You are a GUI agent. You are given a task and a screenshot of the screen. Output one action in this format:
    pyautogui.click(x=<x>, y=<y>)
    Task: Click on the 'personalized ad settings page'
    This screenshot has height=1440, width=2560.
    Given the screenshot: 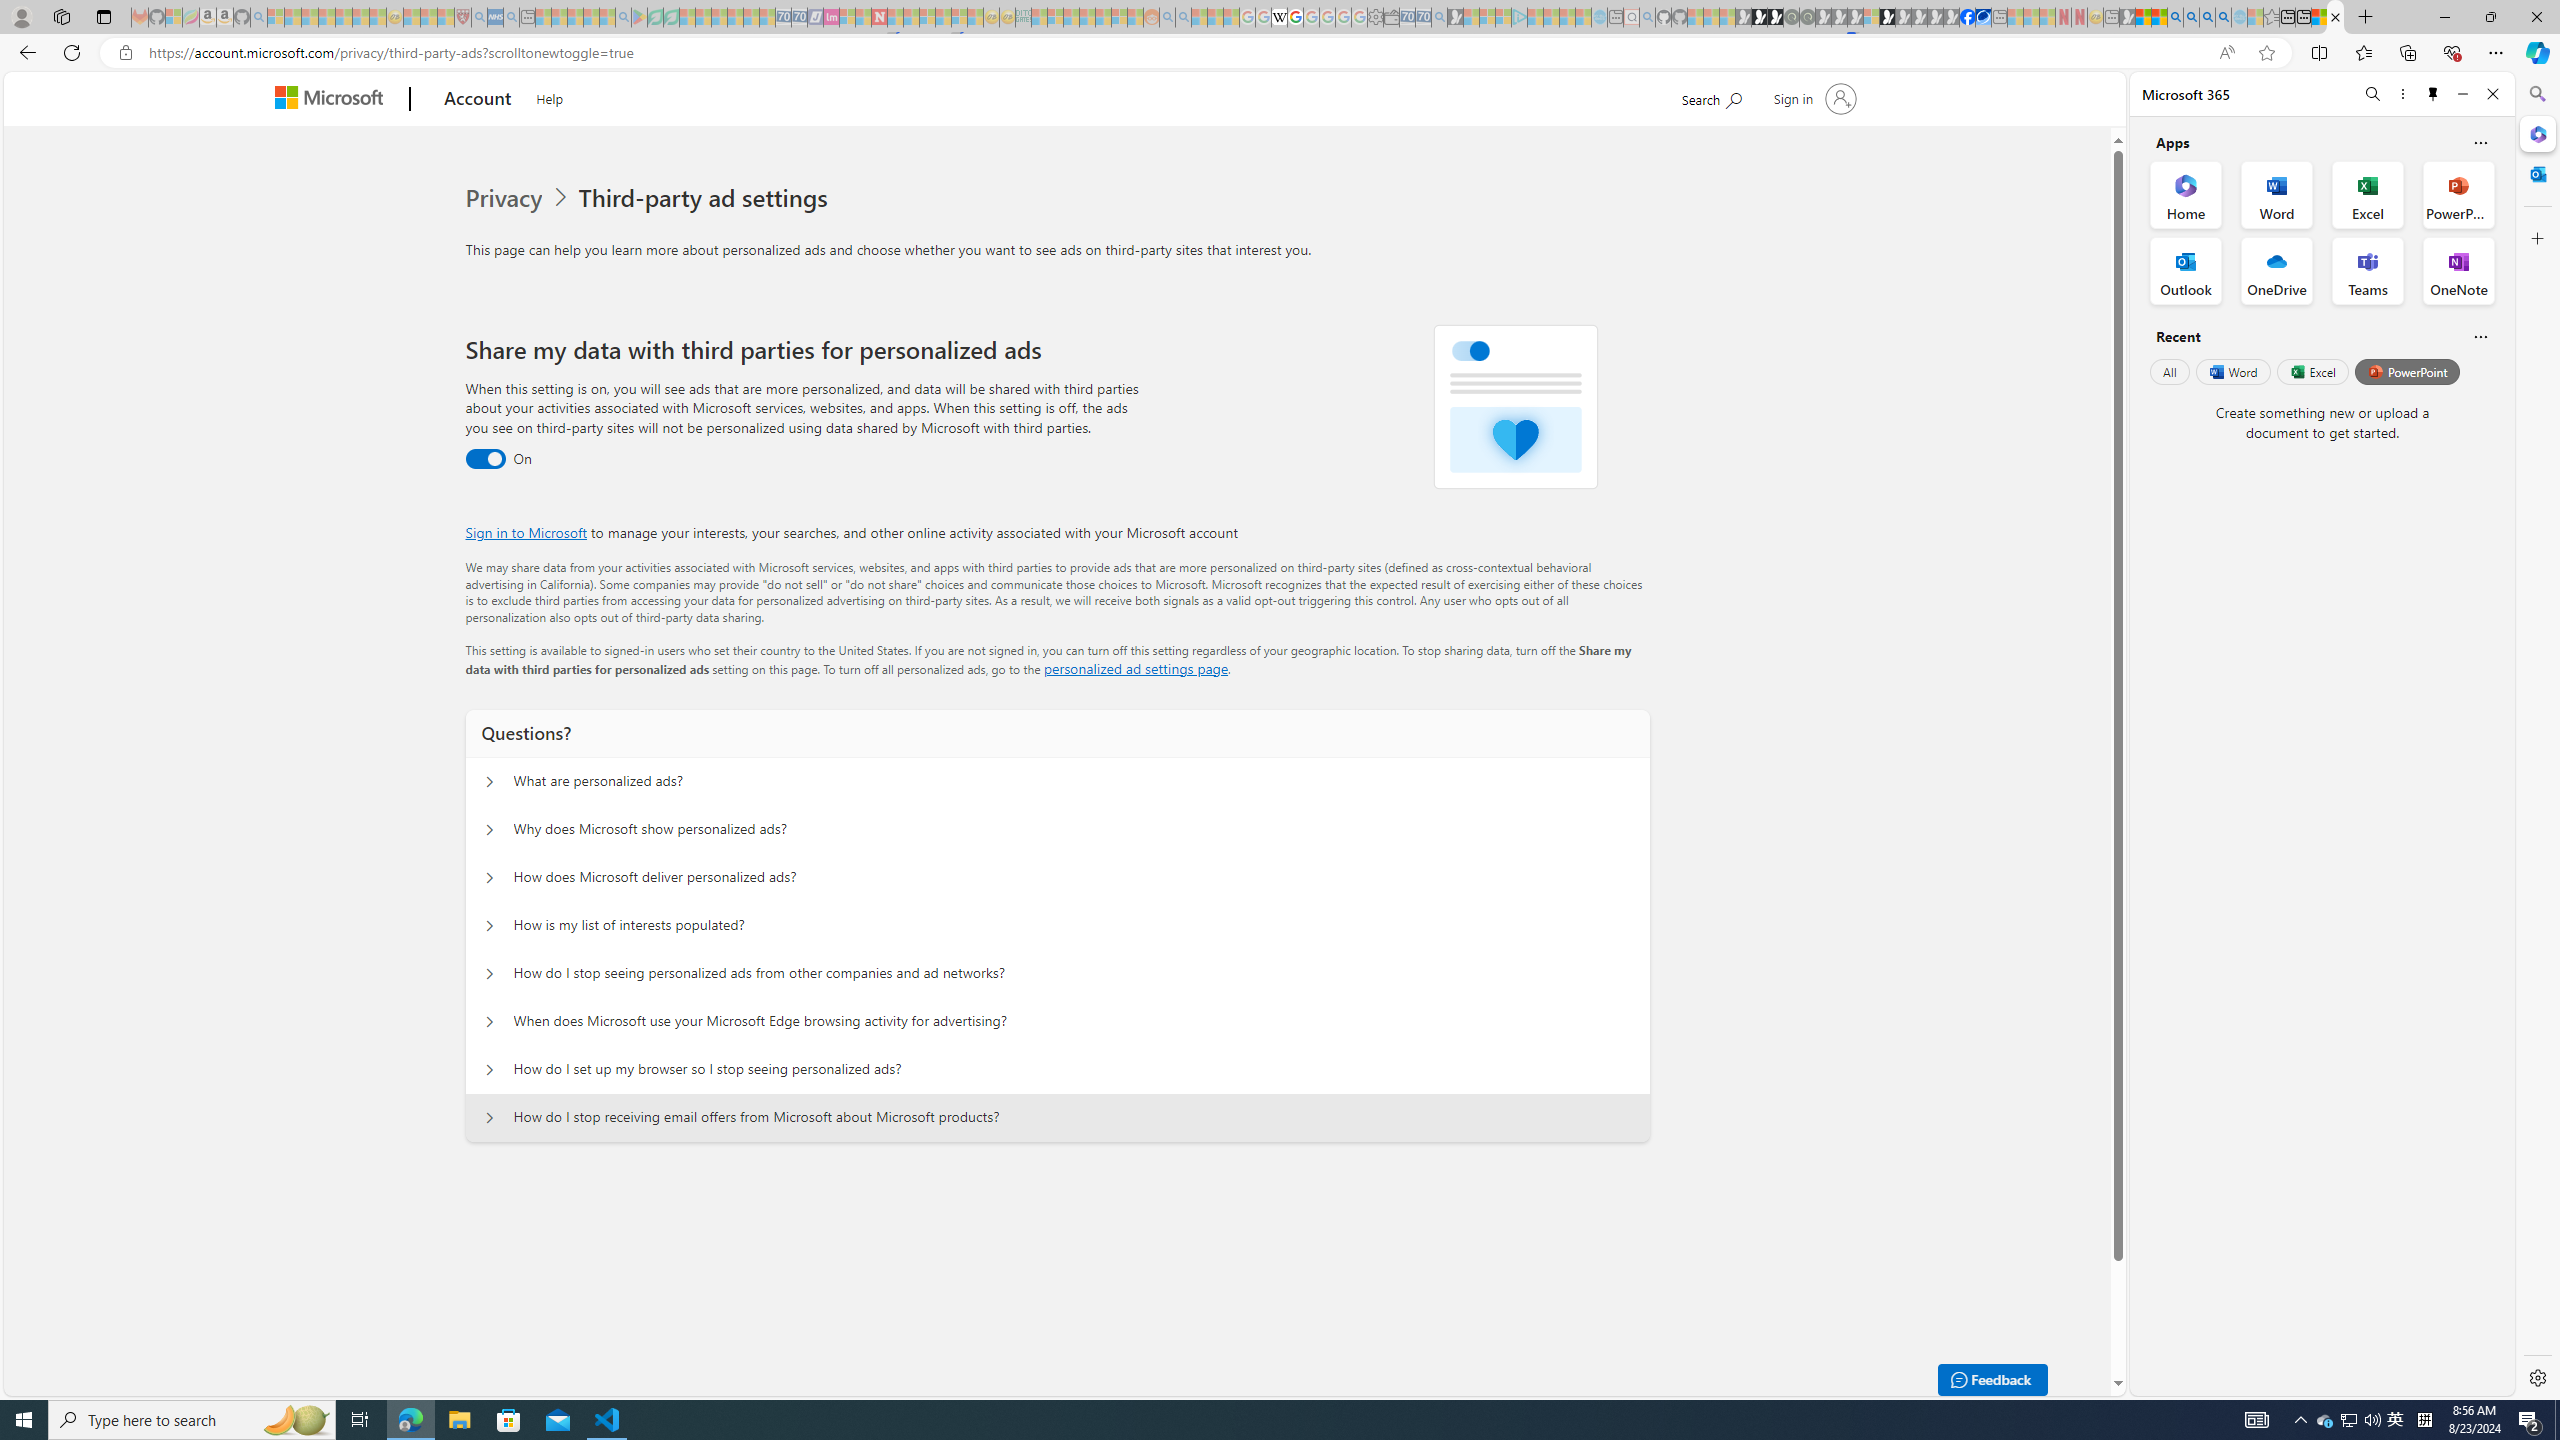 What is the action you would take?
    pyautogui.click(x=1134, y=667)
    